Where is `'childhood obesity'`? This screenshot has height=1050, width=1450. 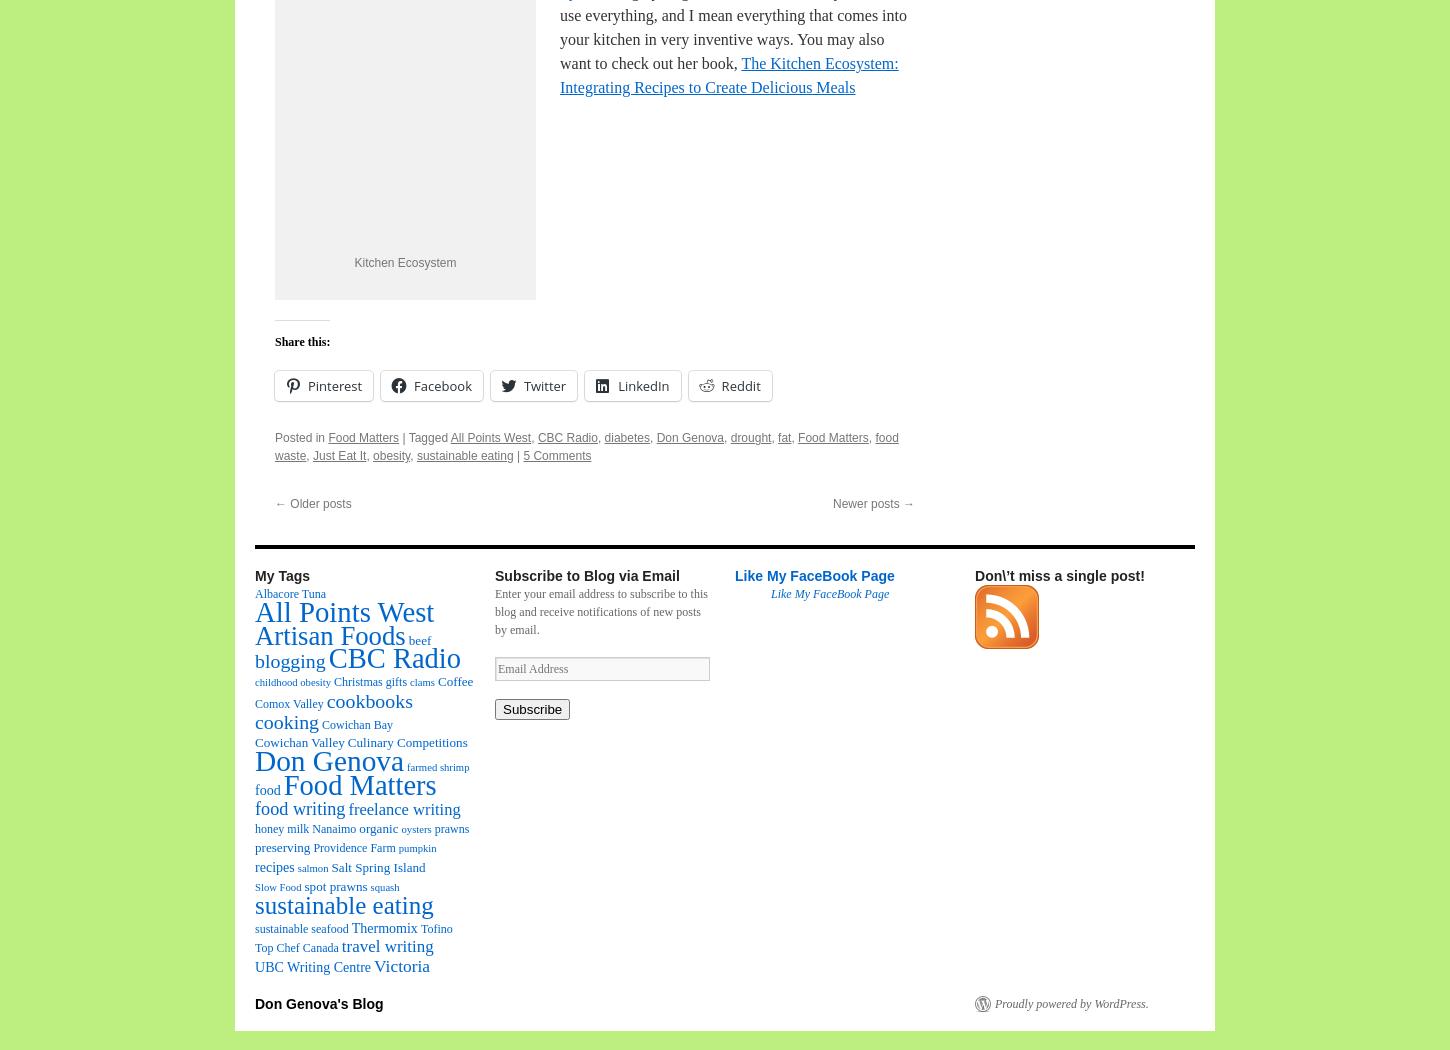 'childhood obesity' is located at coordinates (293, 682).